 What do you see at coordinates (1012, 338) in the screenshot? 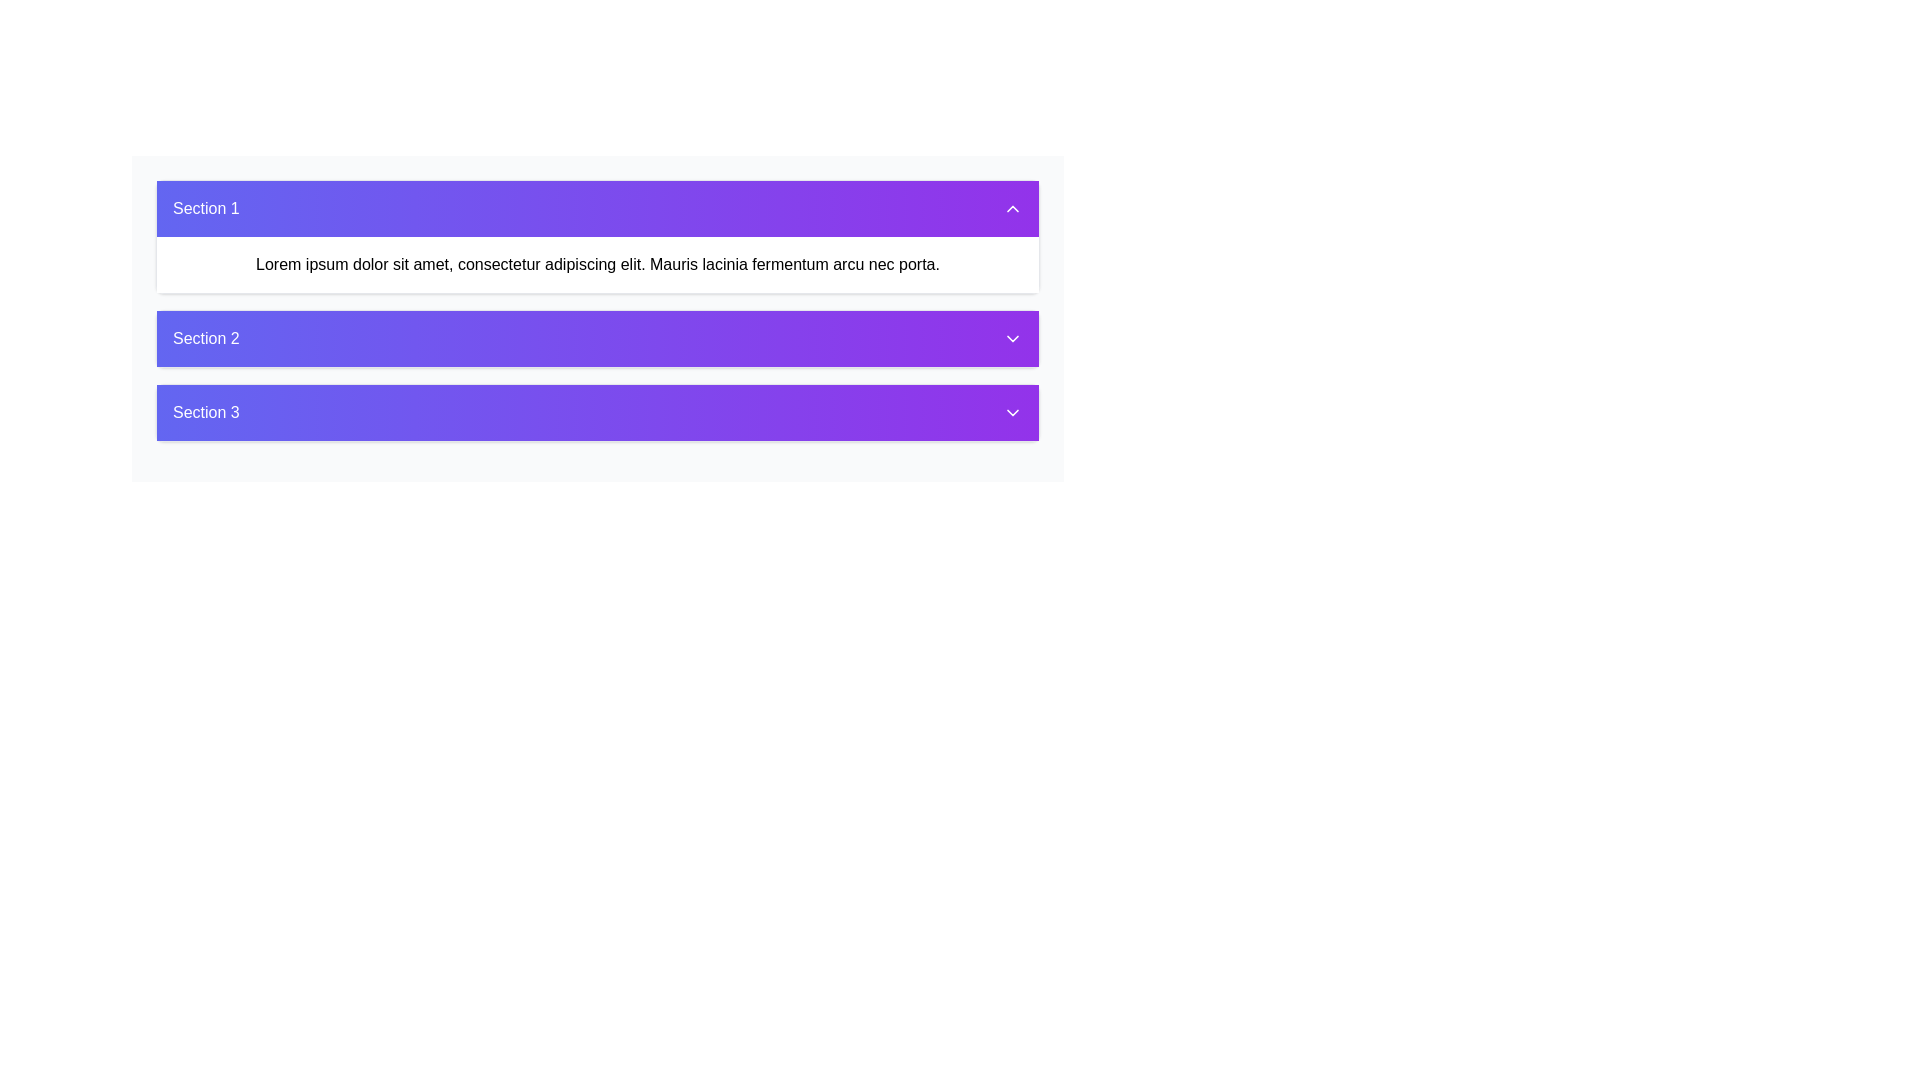
I see `the Dropdown indicator icon located in the header of 'Section 2'` at bounding box center [1012, 338].